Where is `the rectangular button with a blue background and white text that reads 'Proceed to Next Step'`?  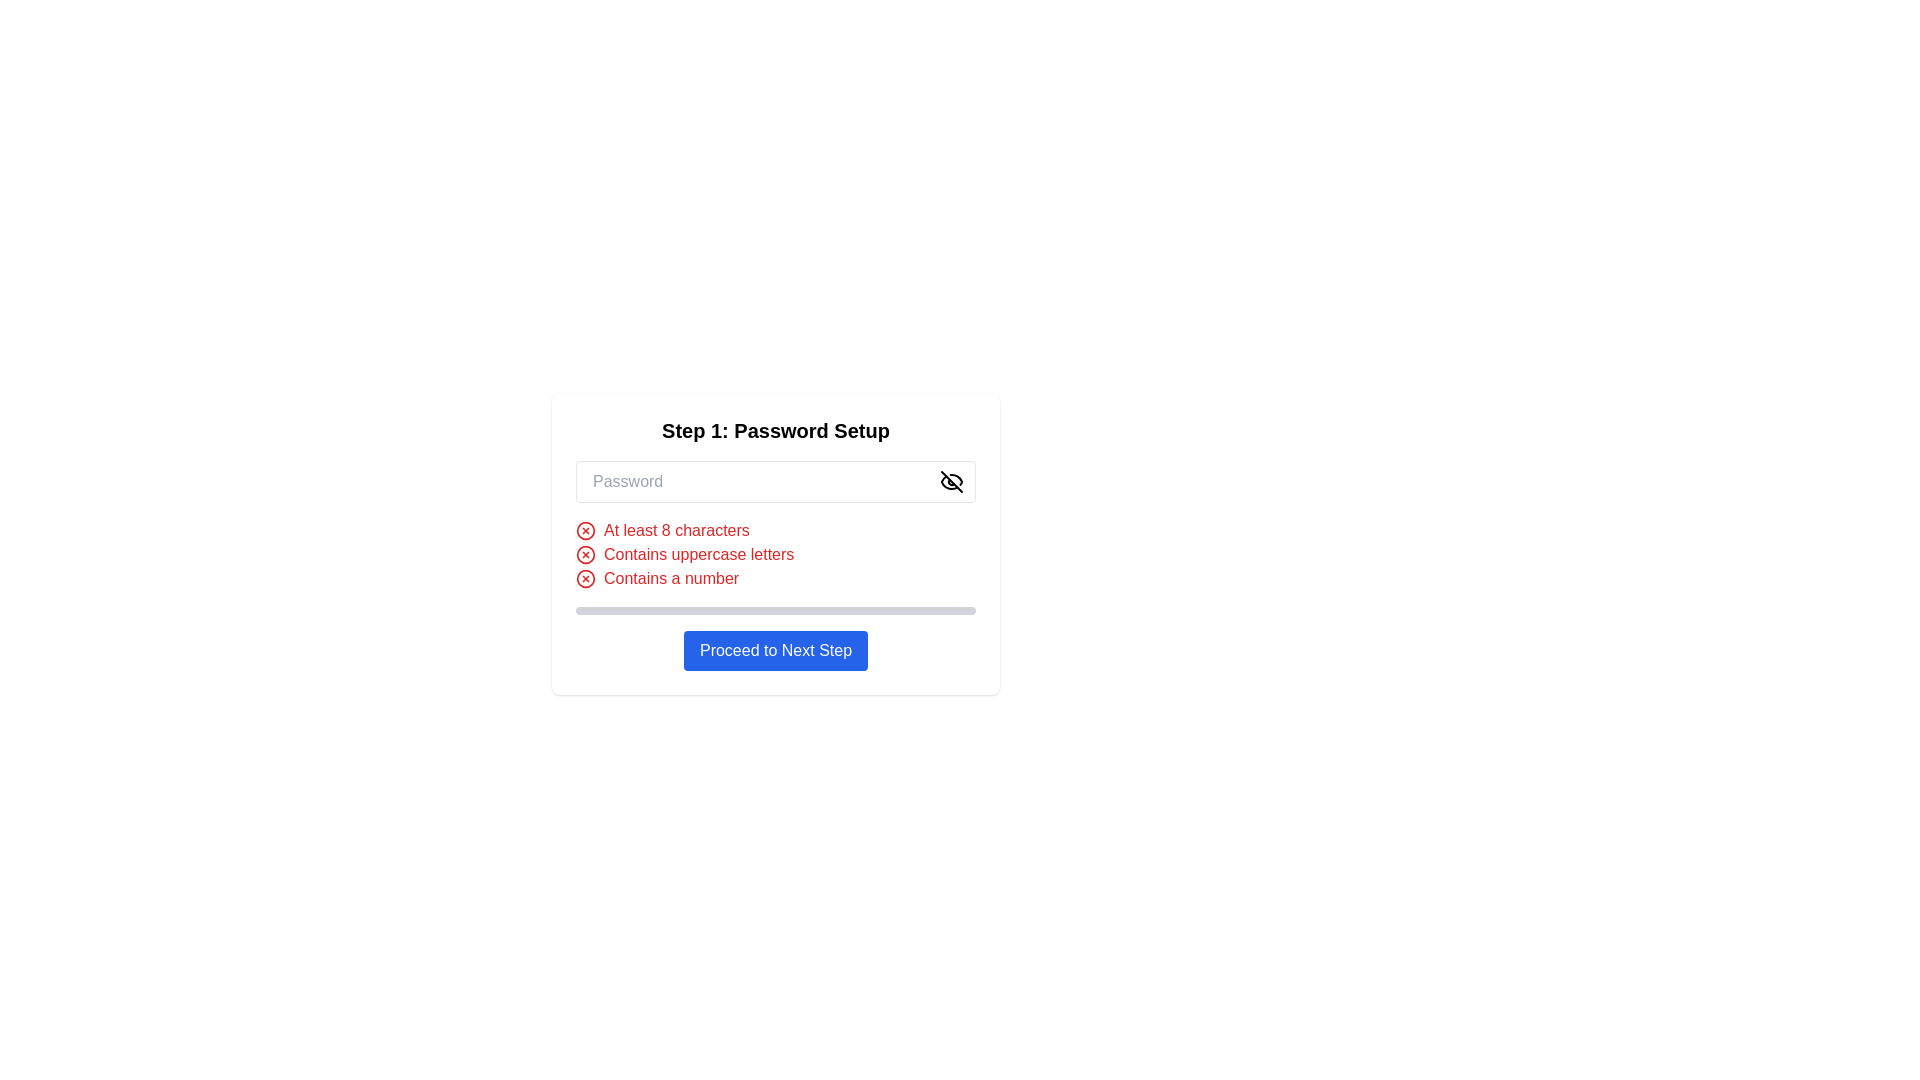 the rectangular button with a blue background and white text that reads 'Proceed to Next Step' is located at coordinates (775, 651).